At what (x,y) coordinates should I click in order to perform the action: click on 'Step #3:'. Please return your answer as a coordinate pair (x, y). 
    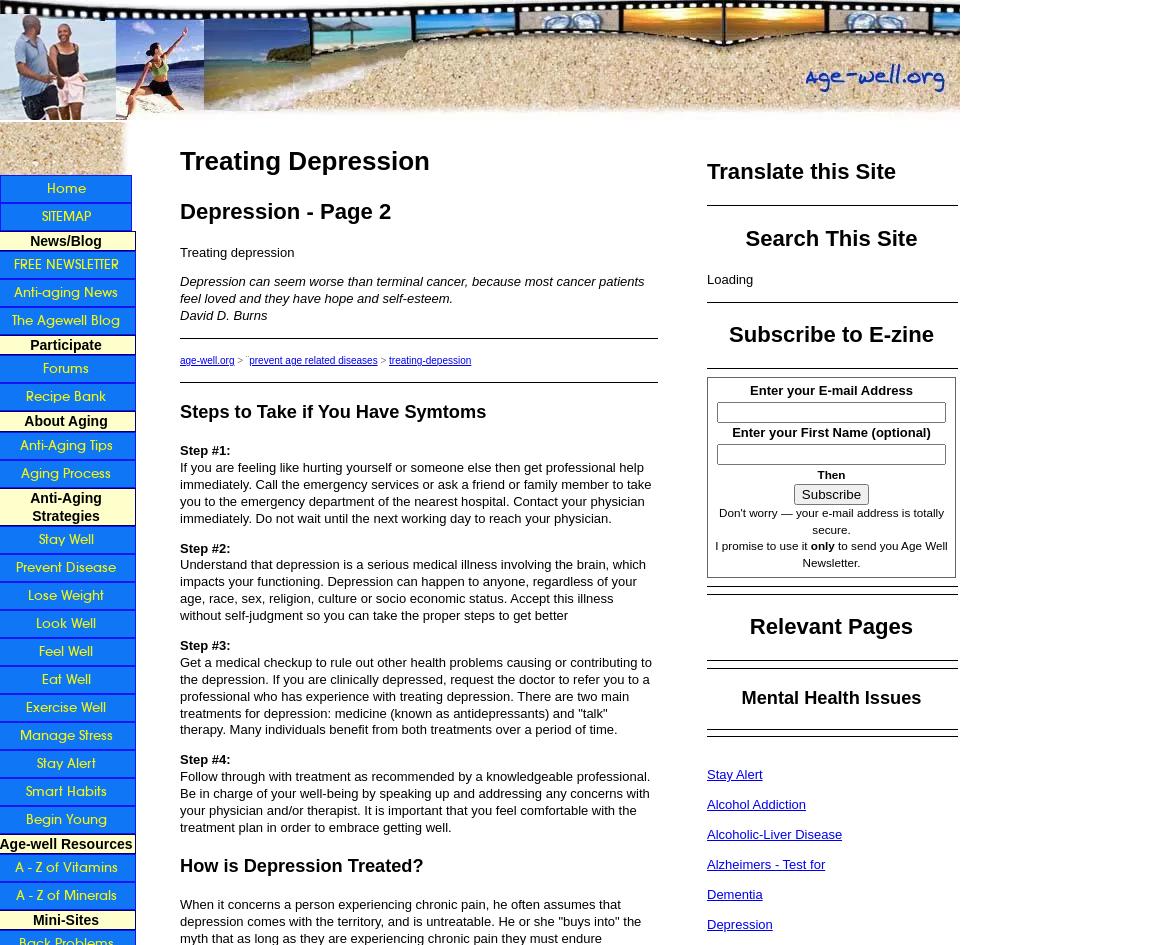
    Looking at the image, I should click on (204, 643).